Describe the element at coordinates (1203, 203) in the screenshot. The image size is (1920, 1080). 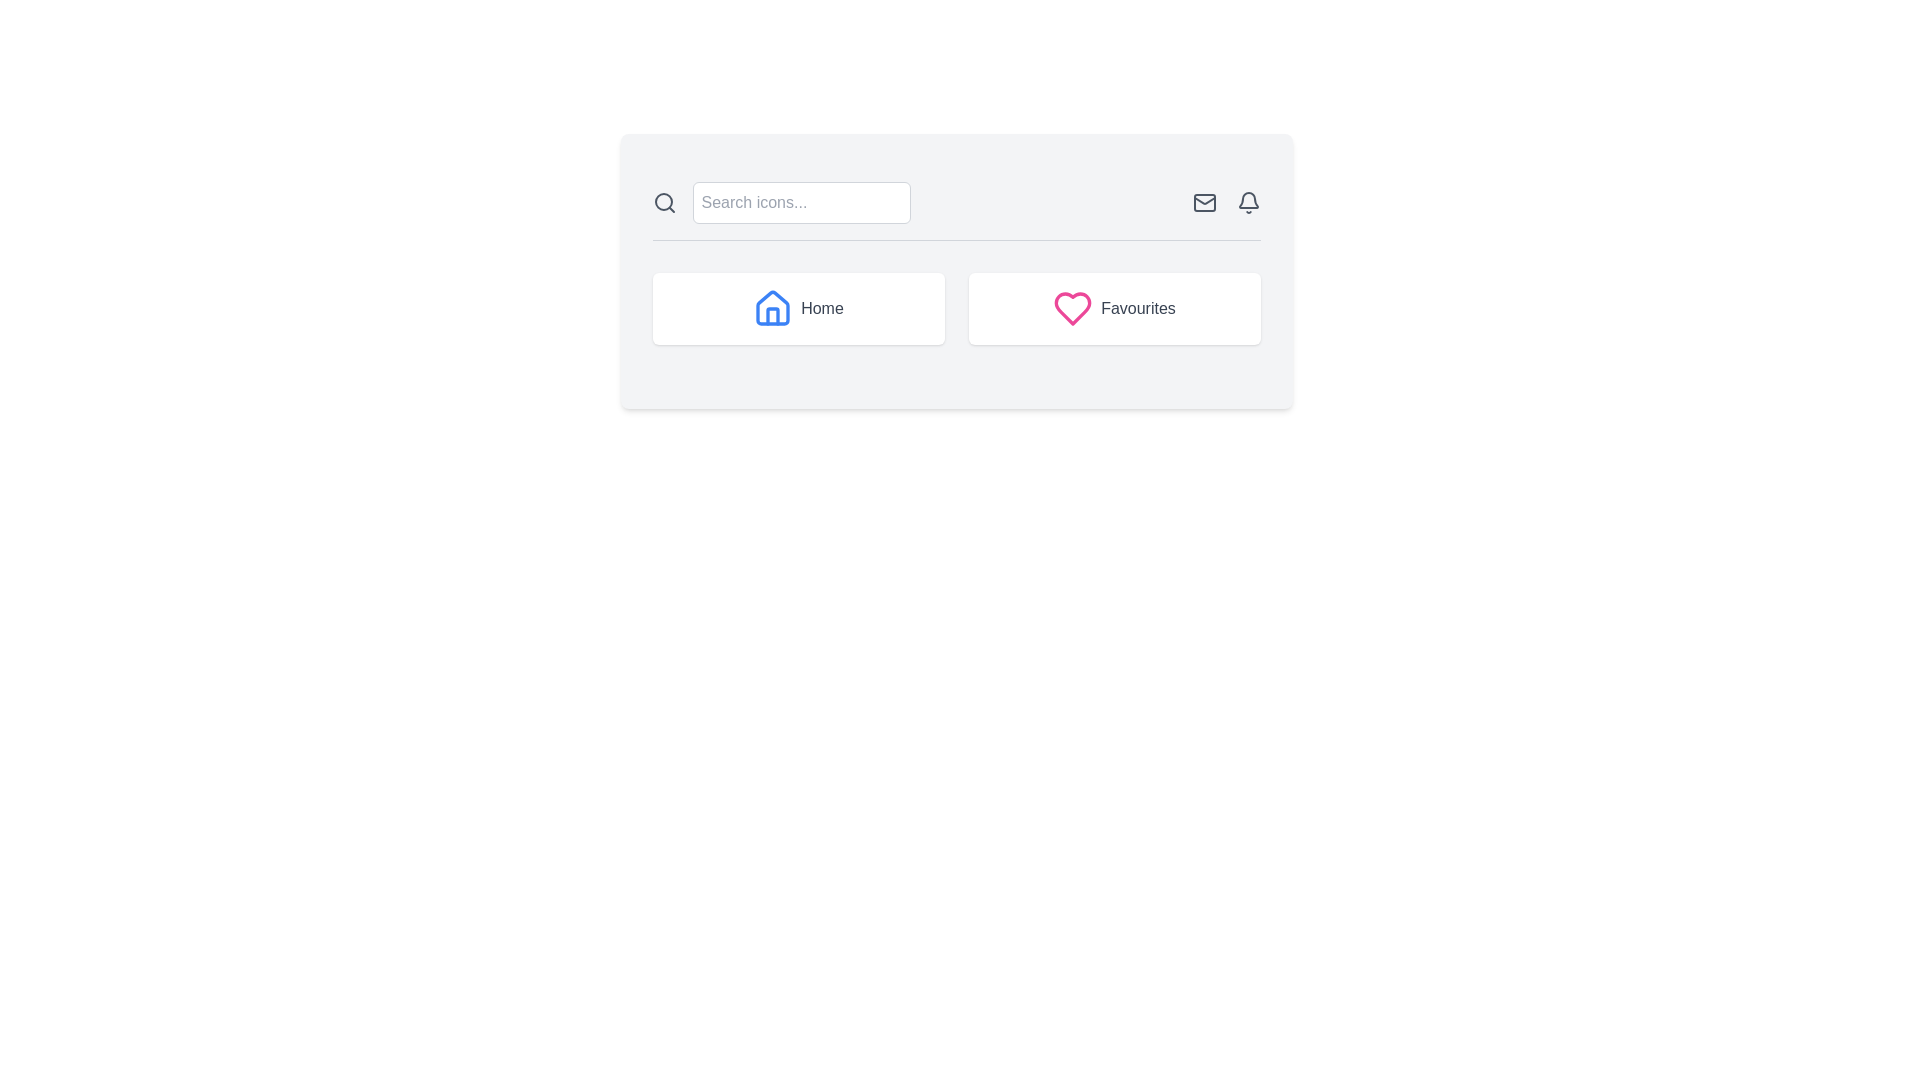
I see `the primary rectangle portion of the envelope icon in the navigation bar, located between the search bar and the bell notification icon` at that location.